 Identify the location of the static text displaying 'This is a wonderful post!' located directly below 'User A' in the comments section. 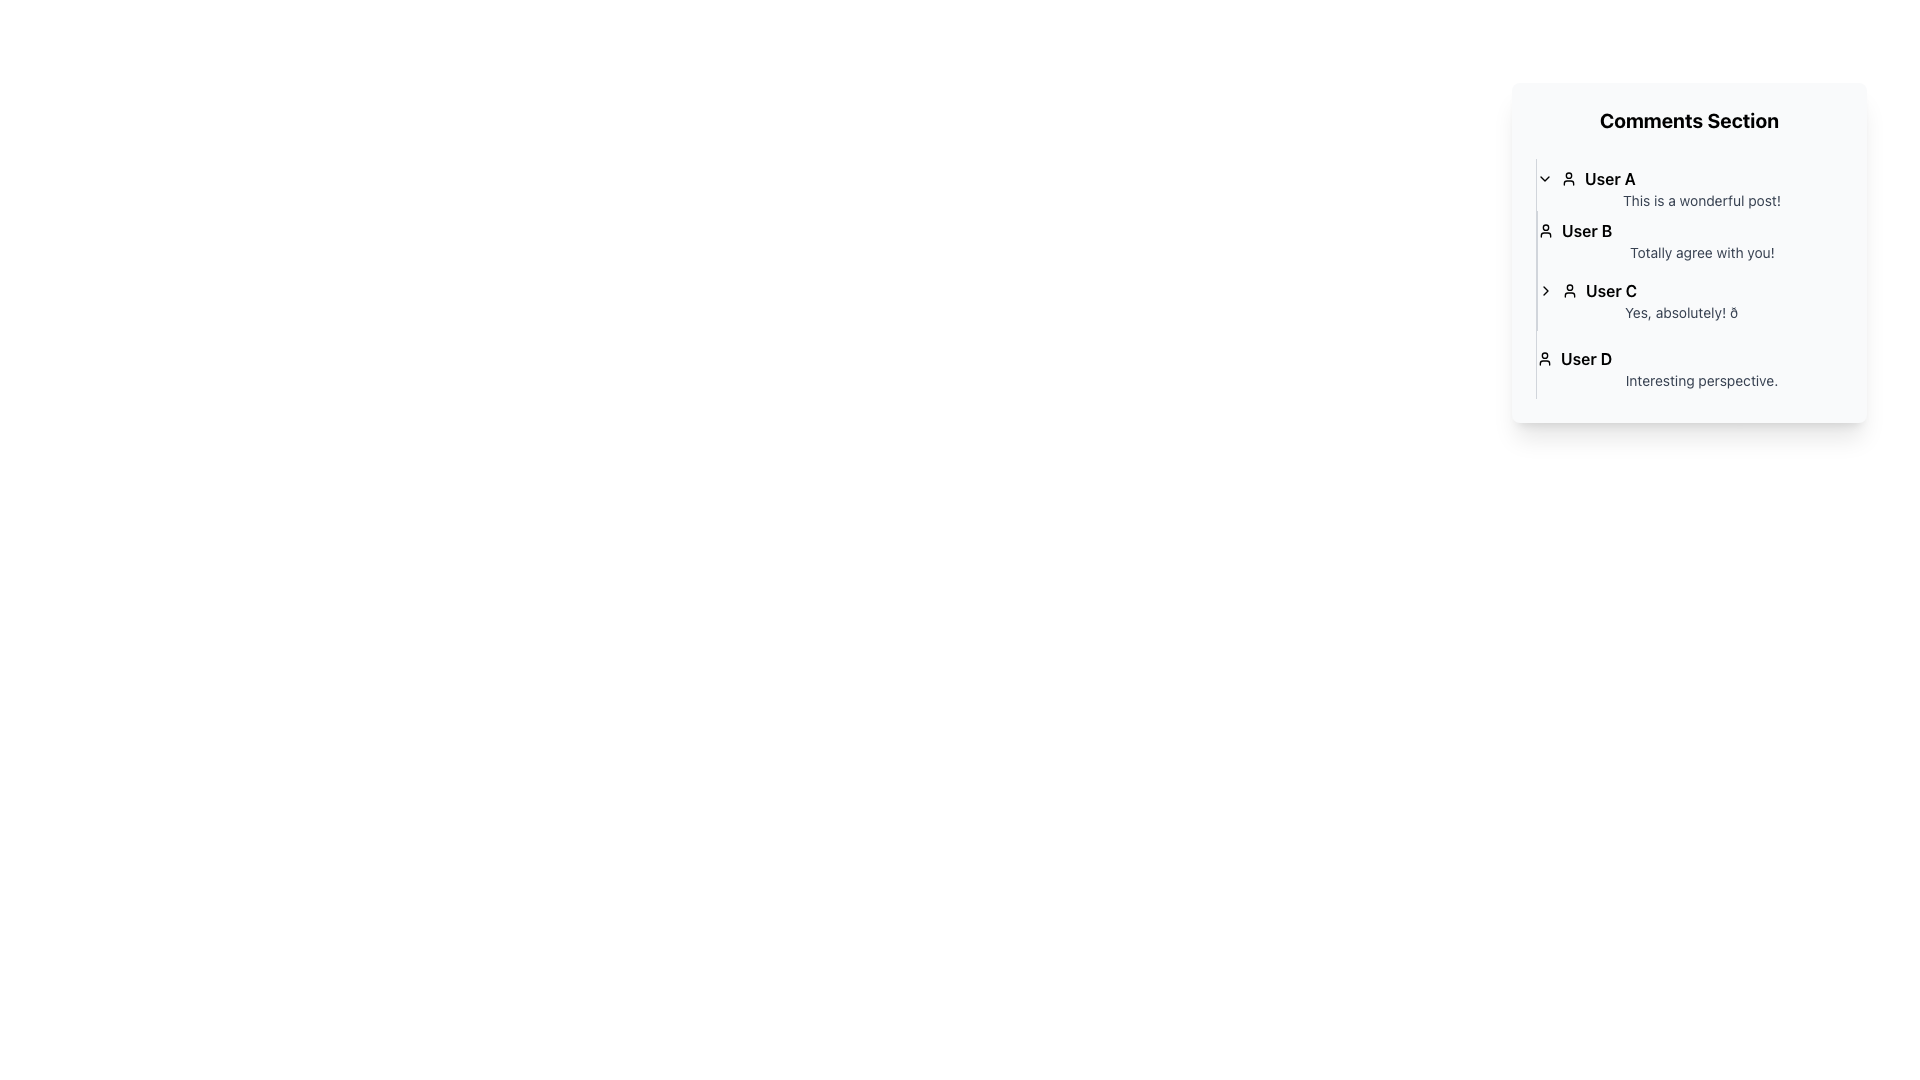
(1688, 200).